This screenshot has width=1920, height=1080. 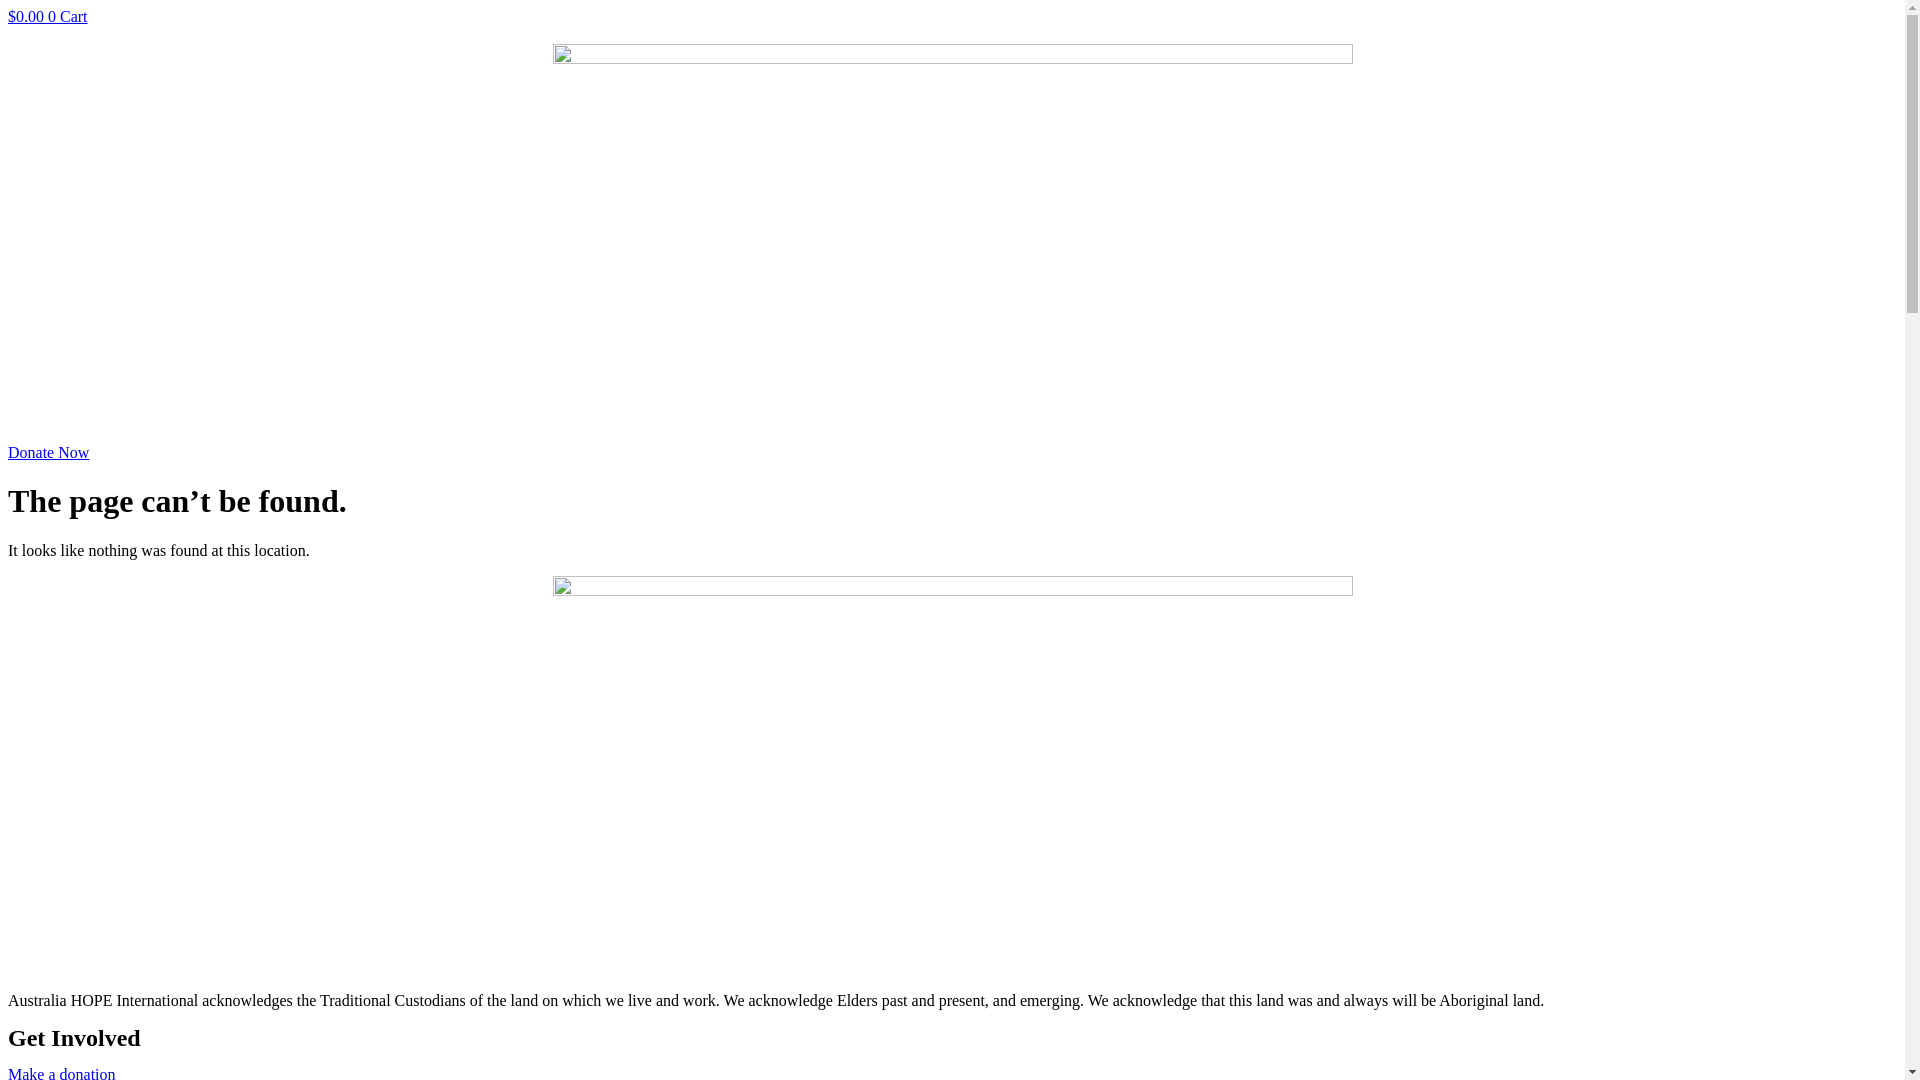 I want to click on '$0.00 0 Cart', so click(x=8, y=16).